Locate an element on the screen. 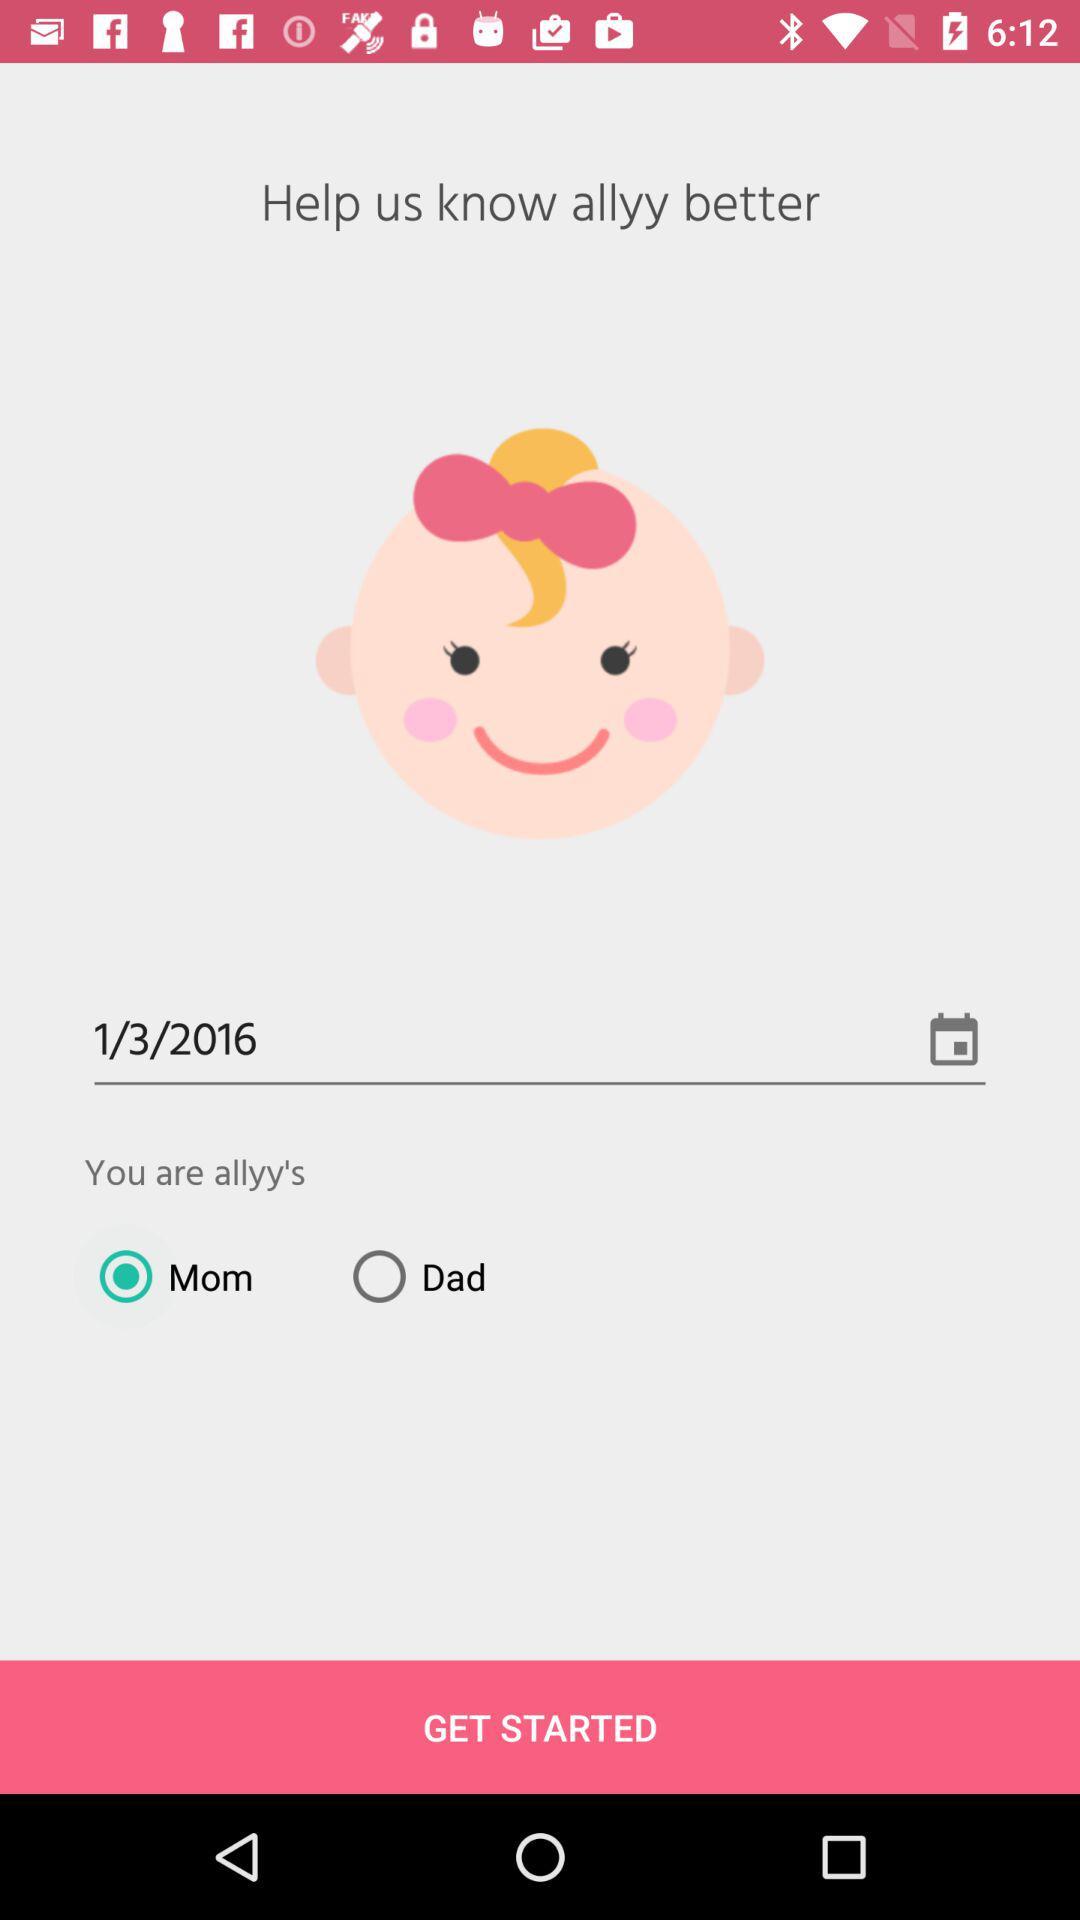  dad icon is located at coordinates (411, 1275).